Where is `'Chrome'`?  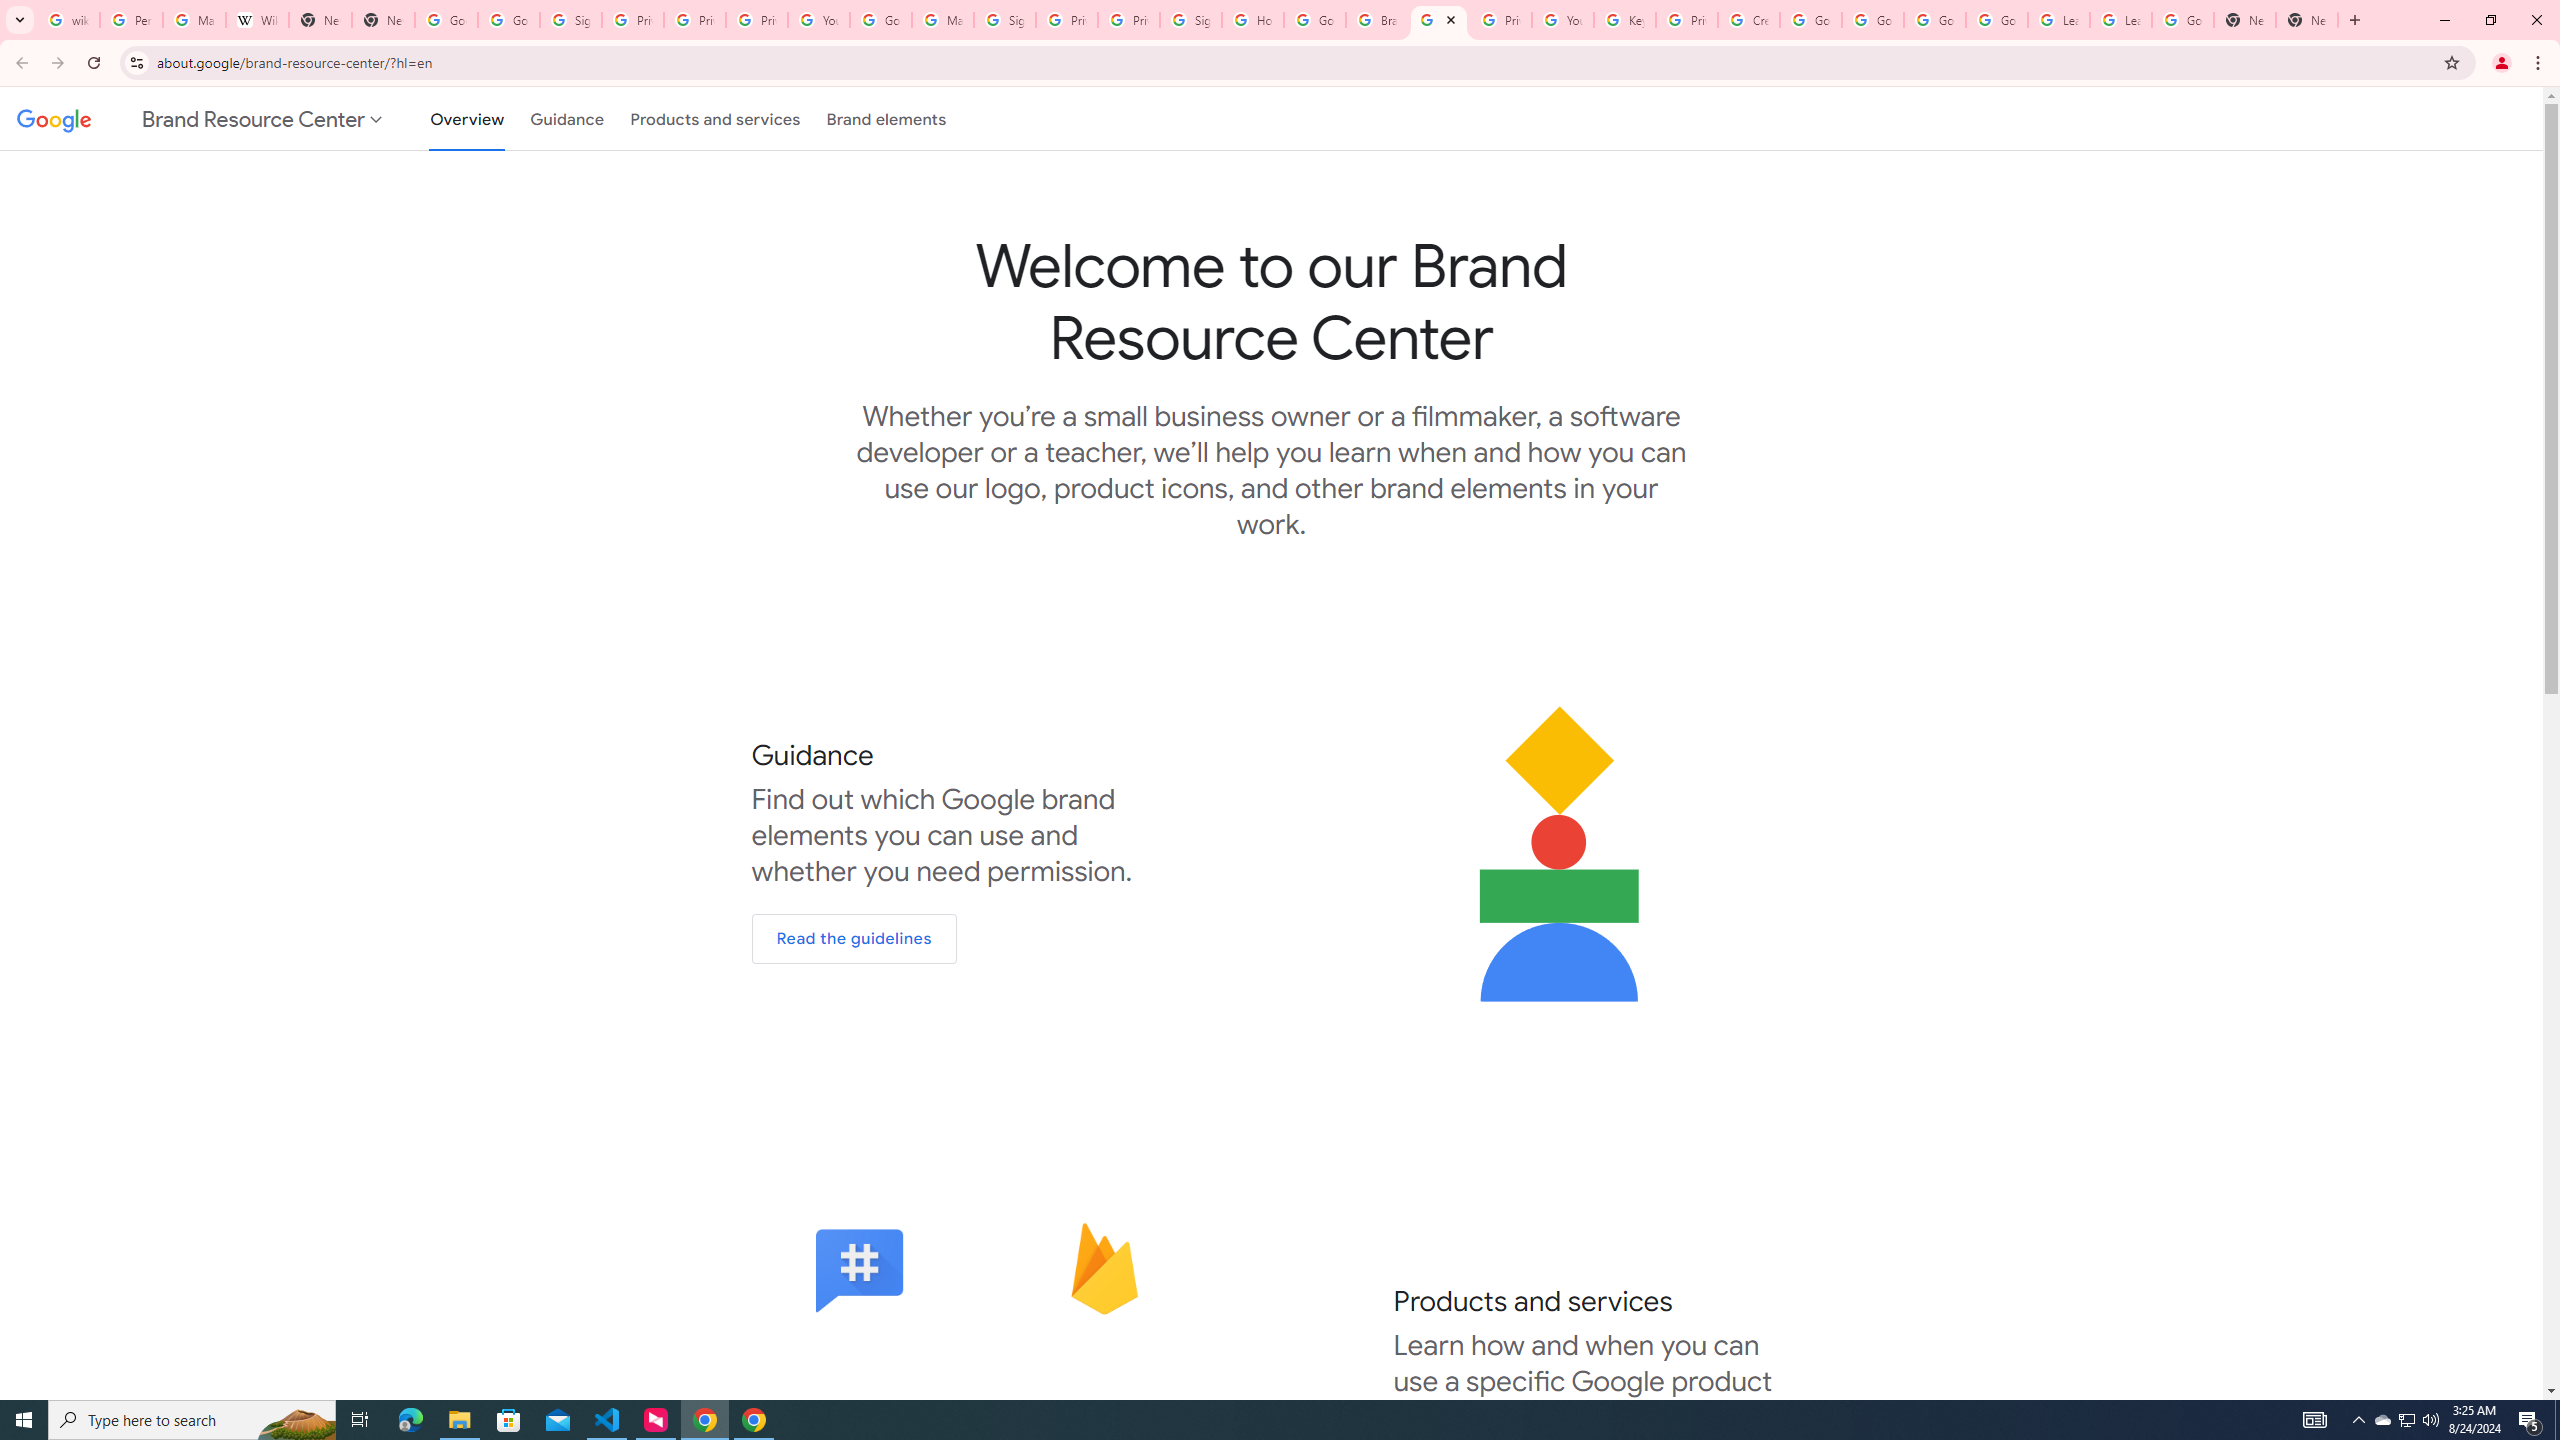 'Chrome' is located at coordinates (2539, 62).